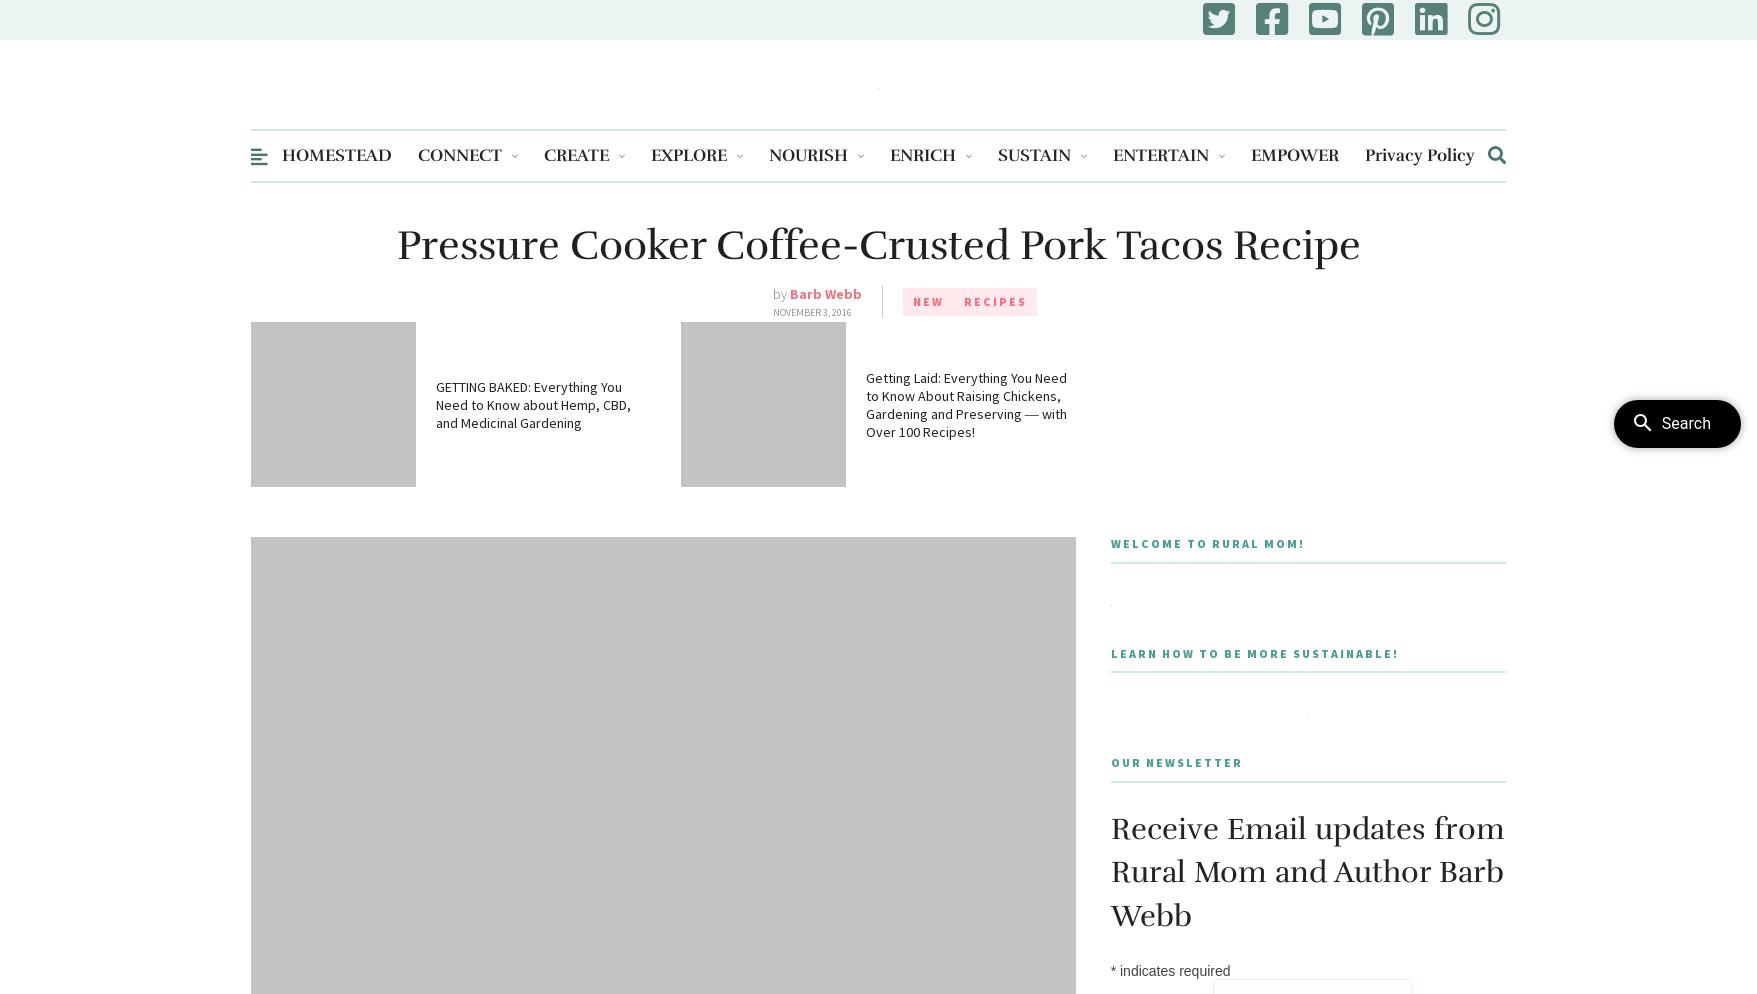 The image size is (1757, 994). I want to click on 'Tech', so click(1127, 291).